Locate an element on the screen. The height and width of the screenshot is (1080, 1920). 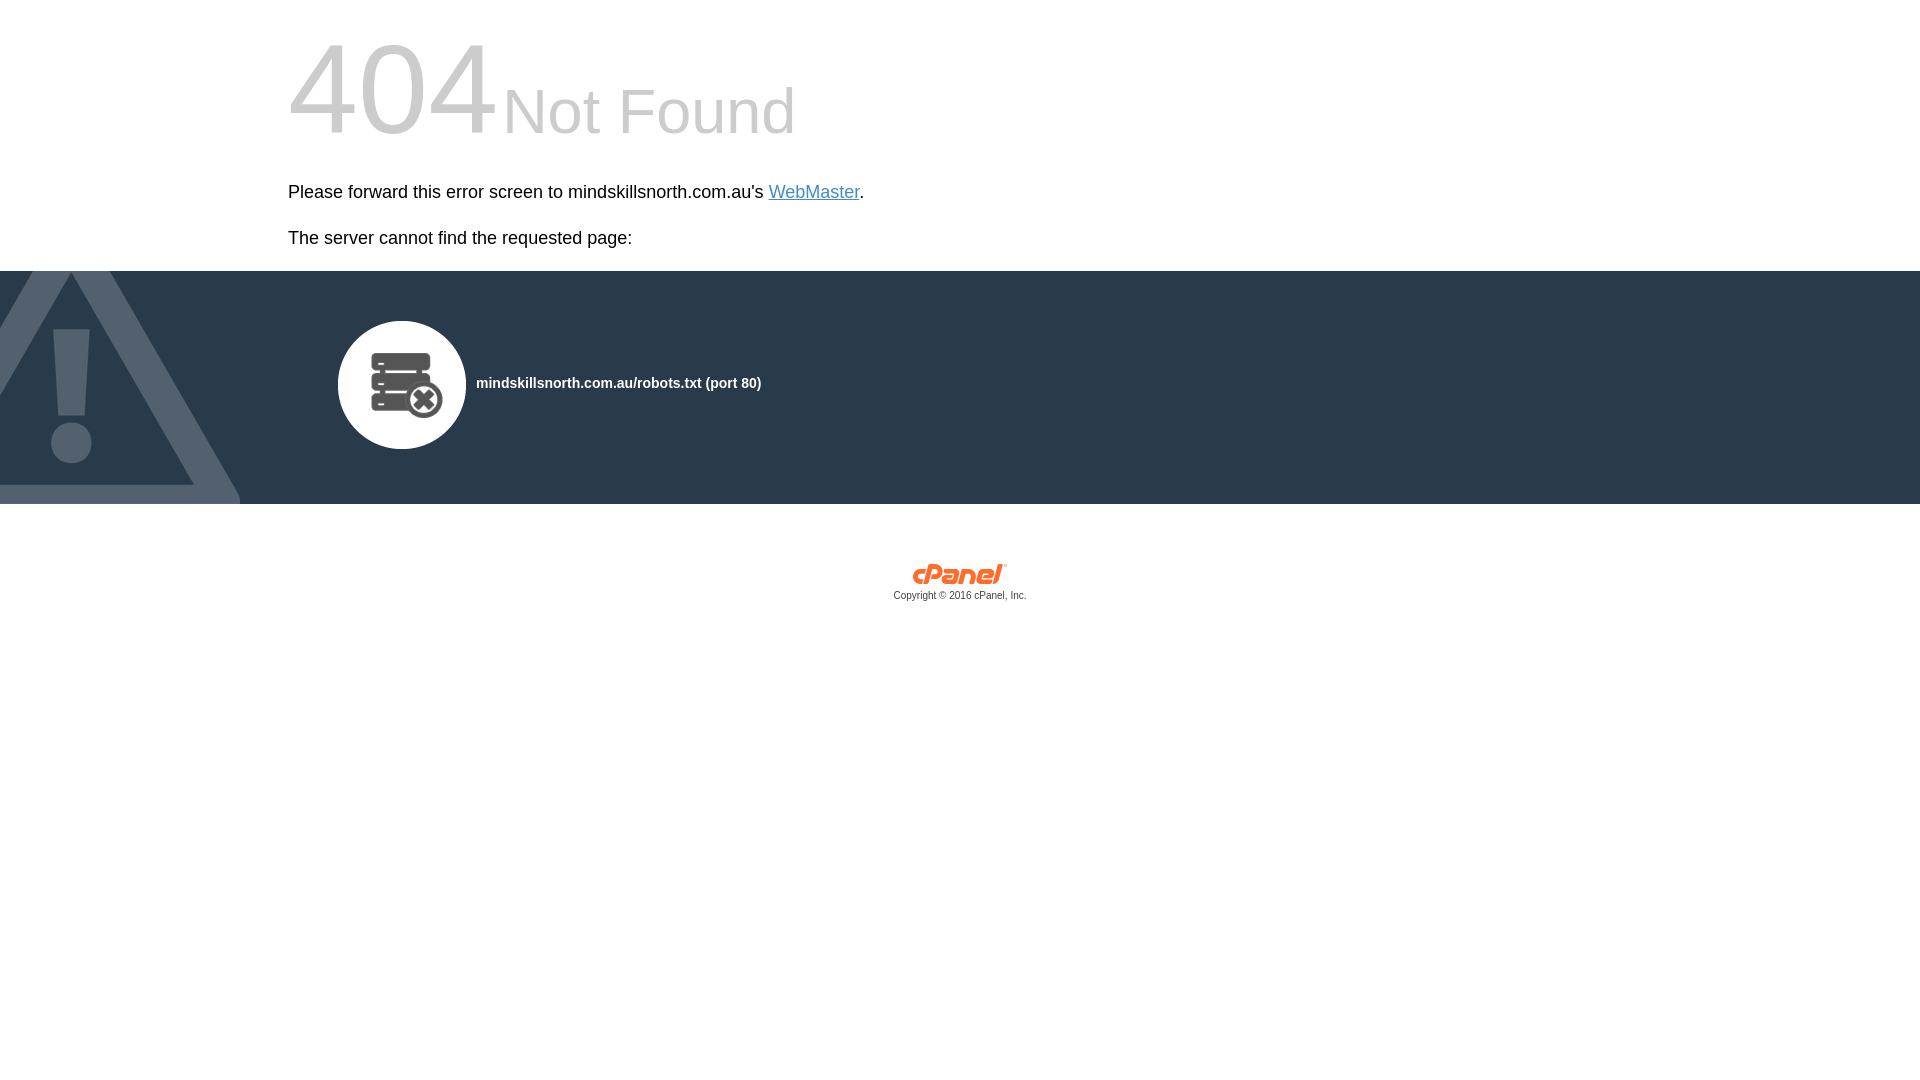
'WebMaster' is located at coordinates (814, 192).